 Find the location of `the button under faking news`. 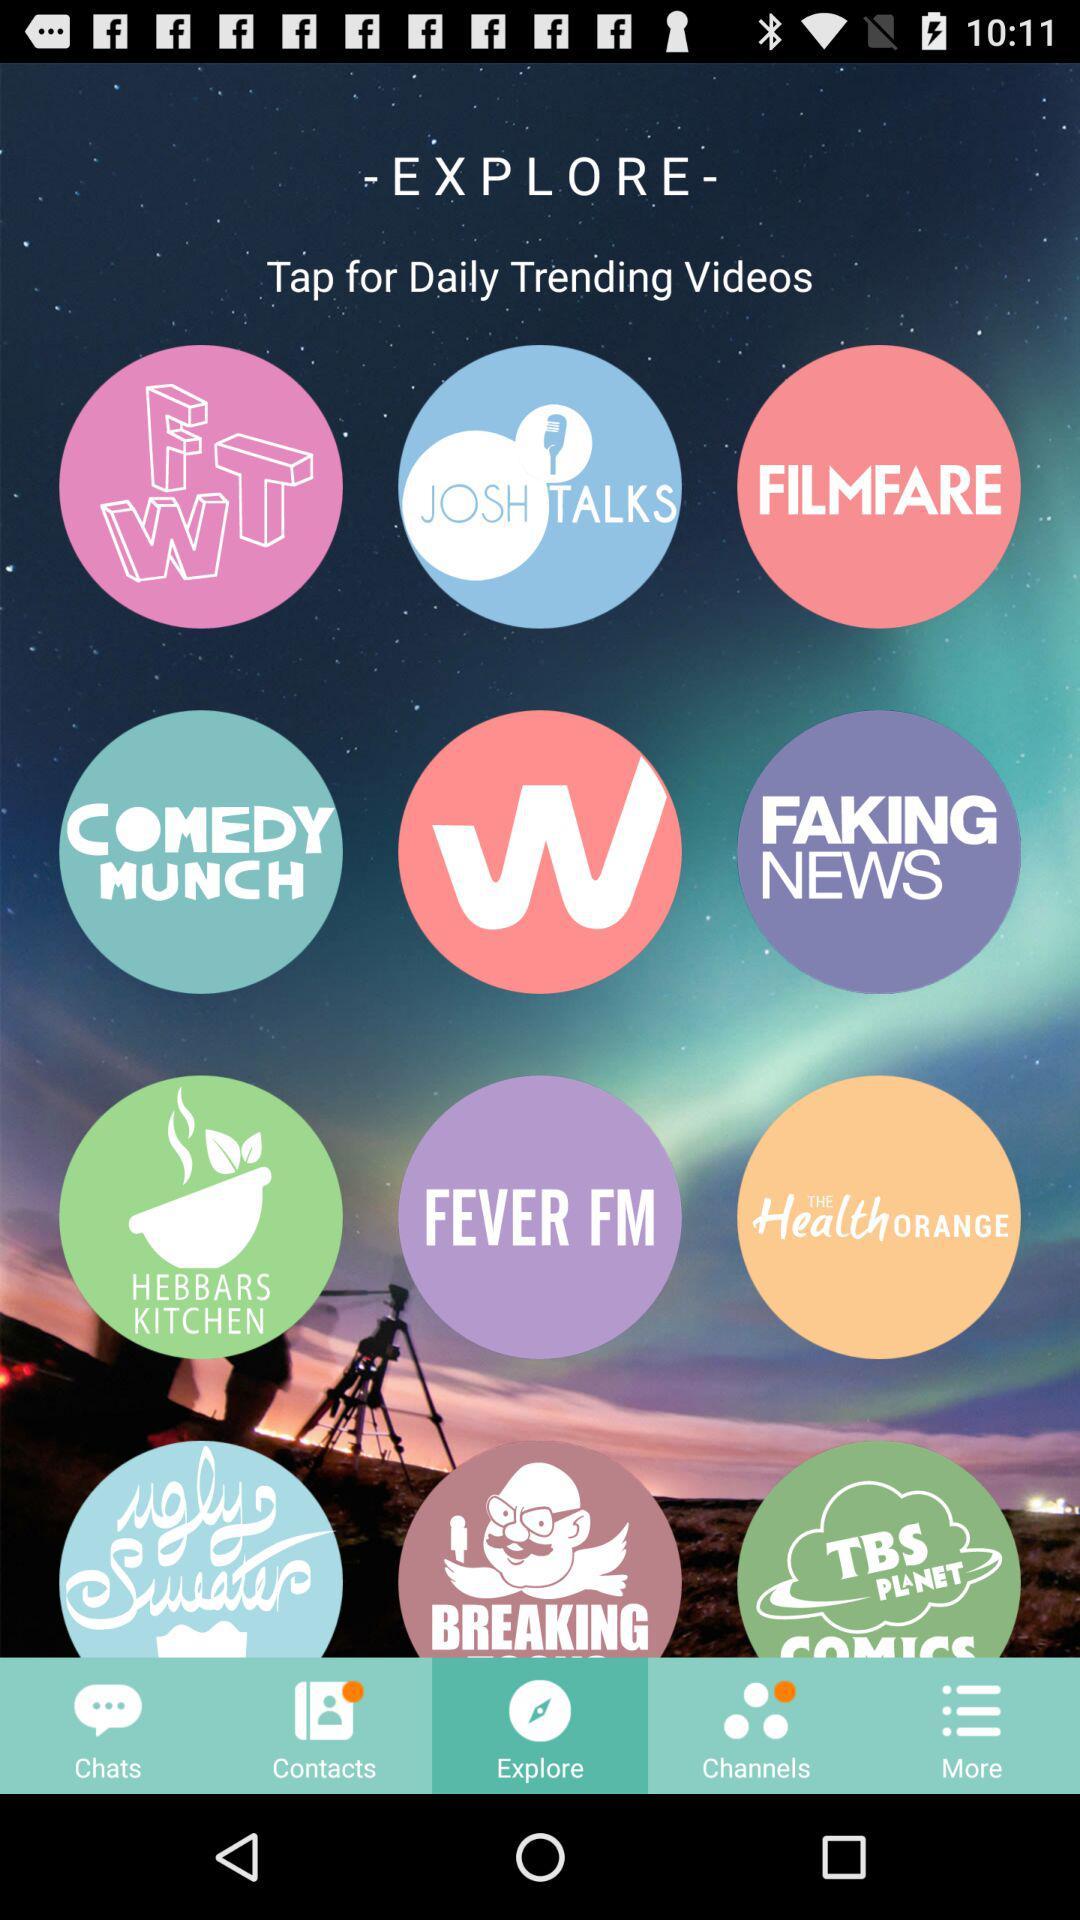

the button under faking news is located at coordinates (878, 1216).